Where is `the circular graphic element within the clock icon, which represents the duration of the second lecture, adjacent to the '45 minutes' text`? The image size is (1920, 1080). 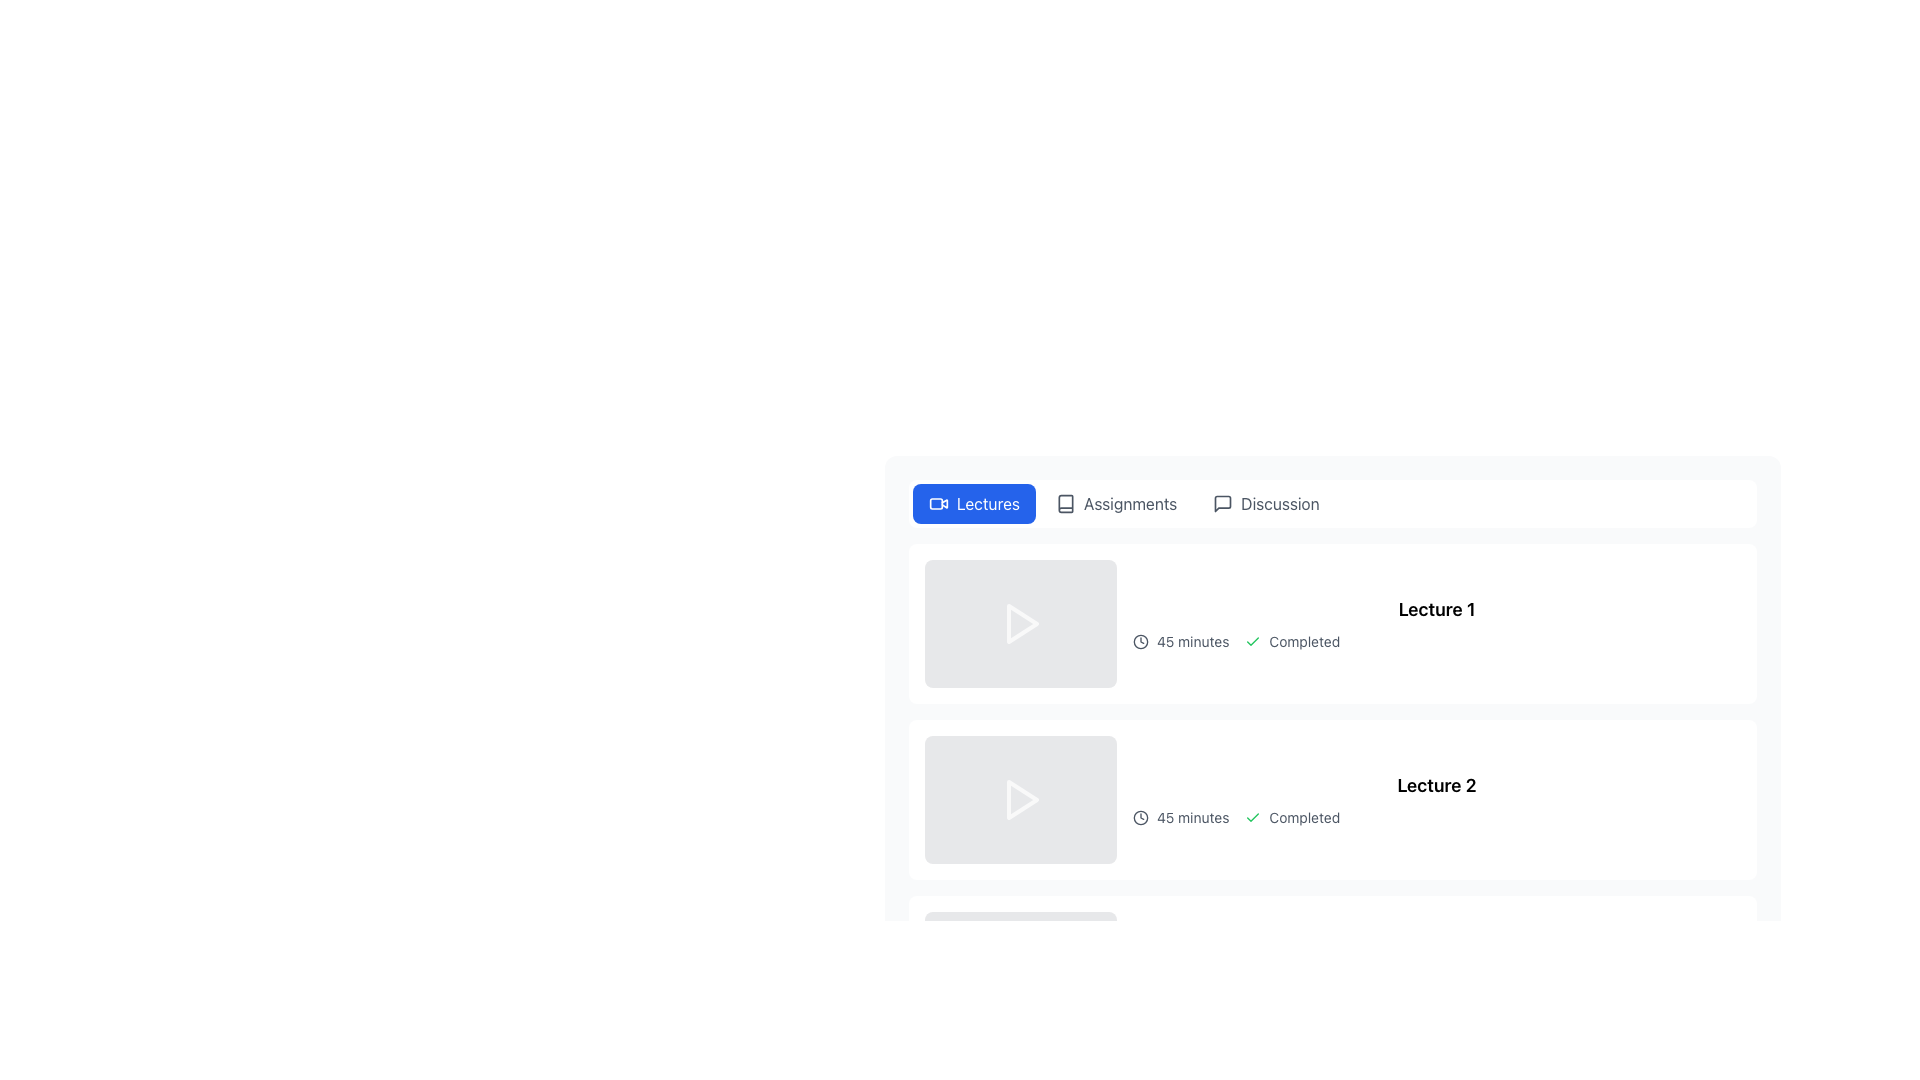 the circular graphic element within the clock icon, which represents the duration of the second lecture, adjacent to the '45 minutes' text is located at coordinates (1141, 817).